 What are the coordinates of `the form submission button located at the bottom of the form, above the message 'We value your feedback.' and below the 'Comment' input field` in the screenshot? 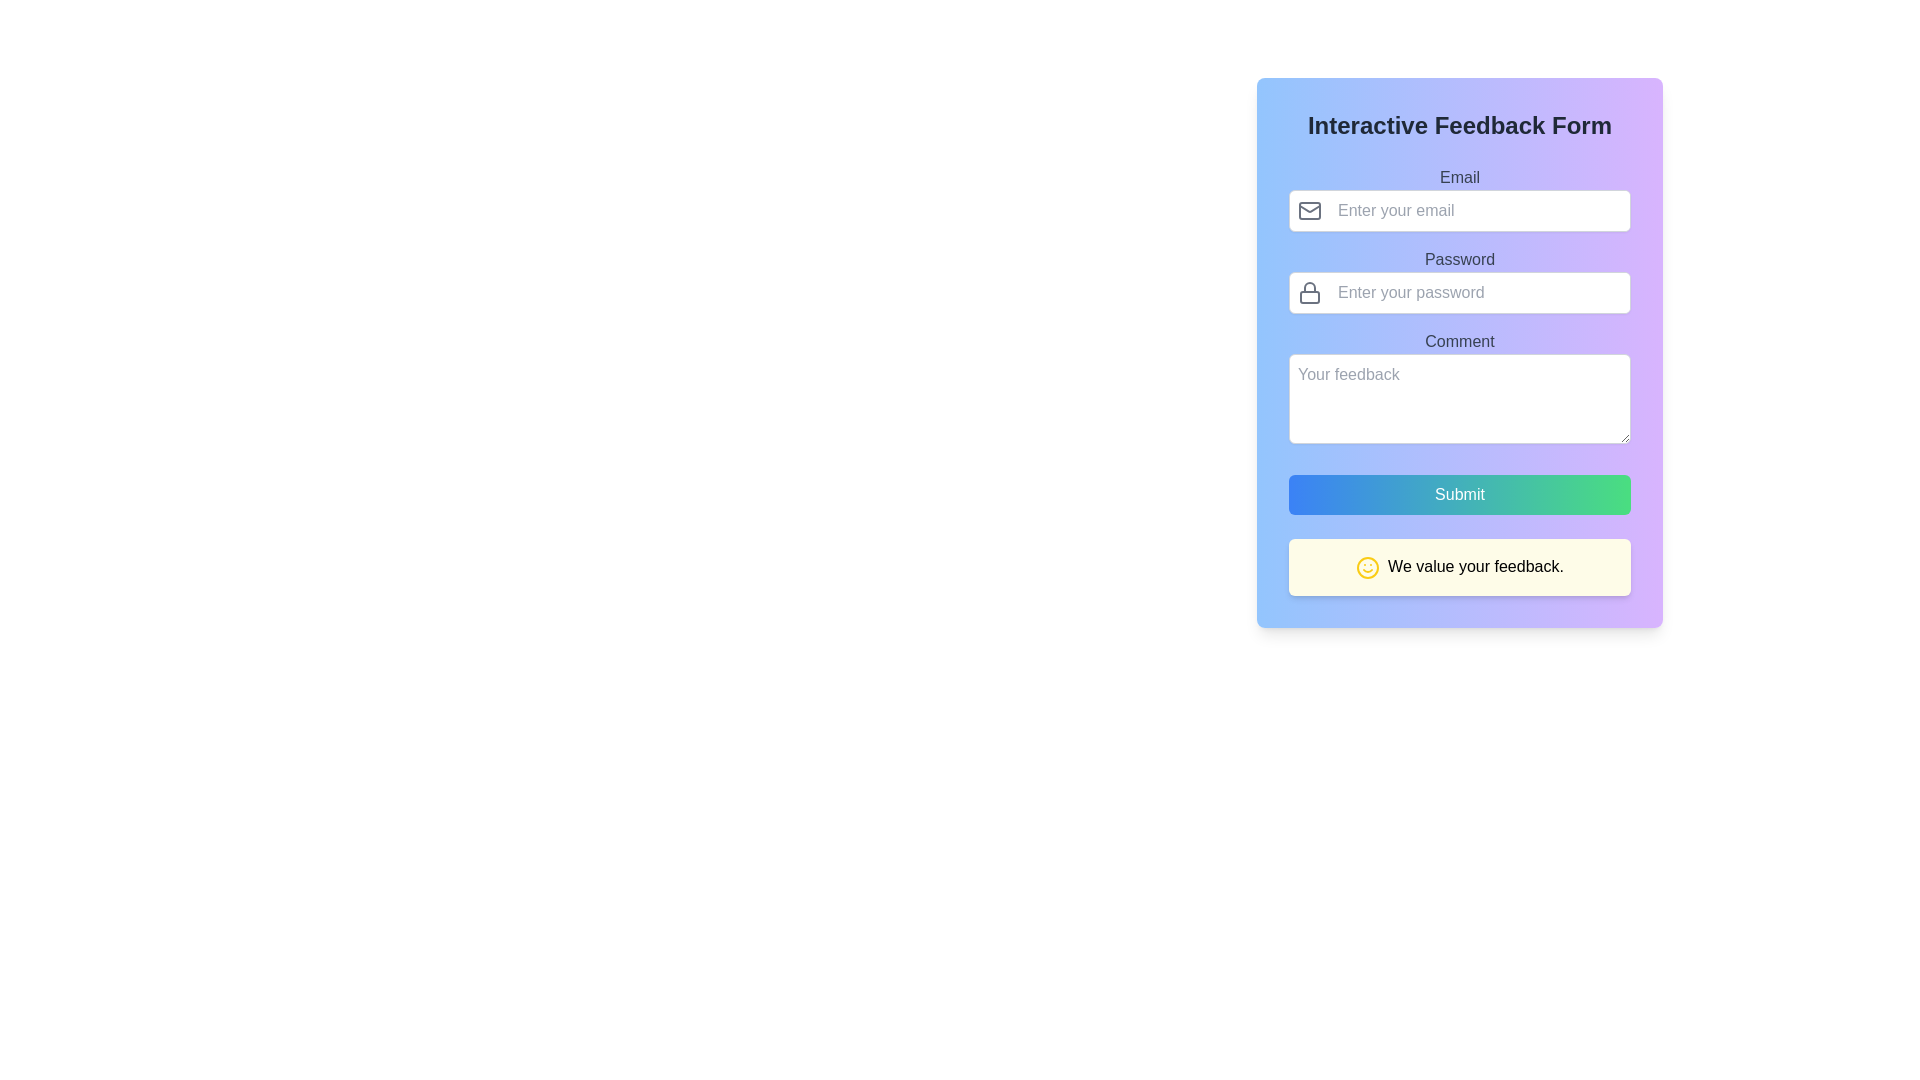 It's located at (1459, 494).